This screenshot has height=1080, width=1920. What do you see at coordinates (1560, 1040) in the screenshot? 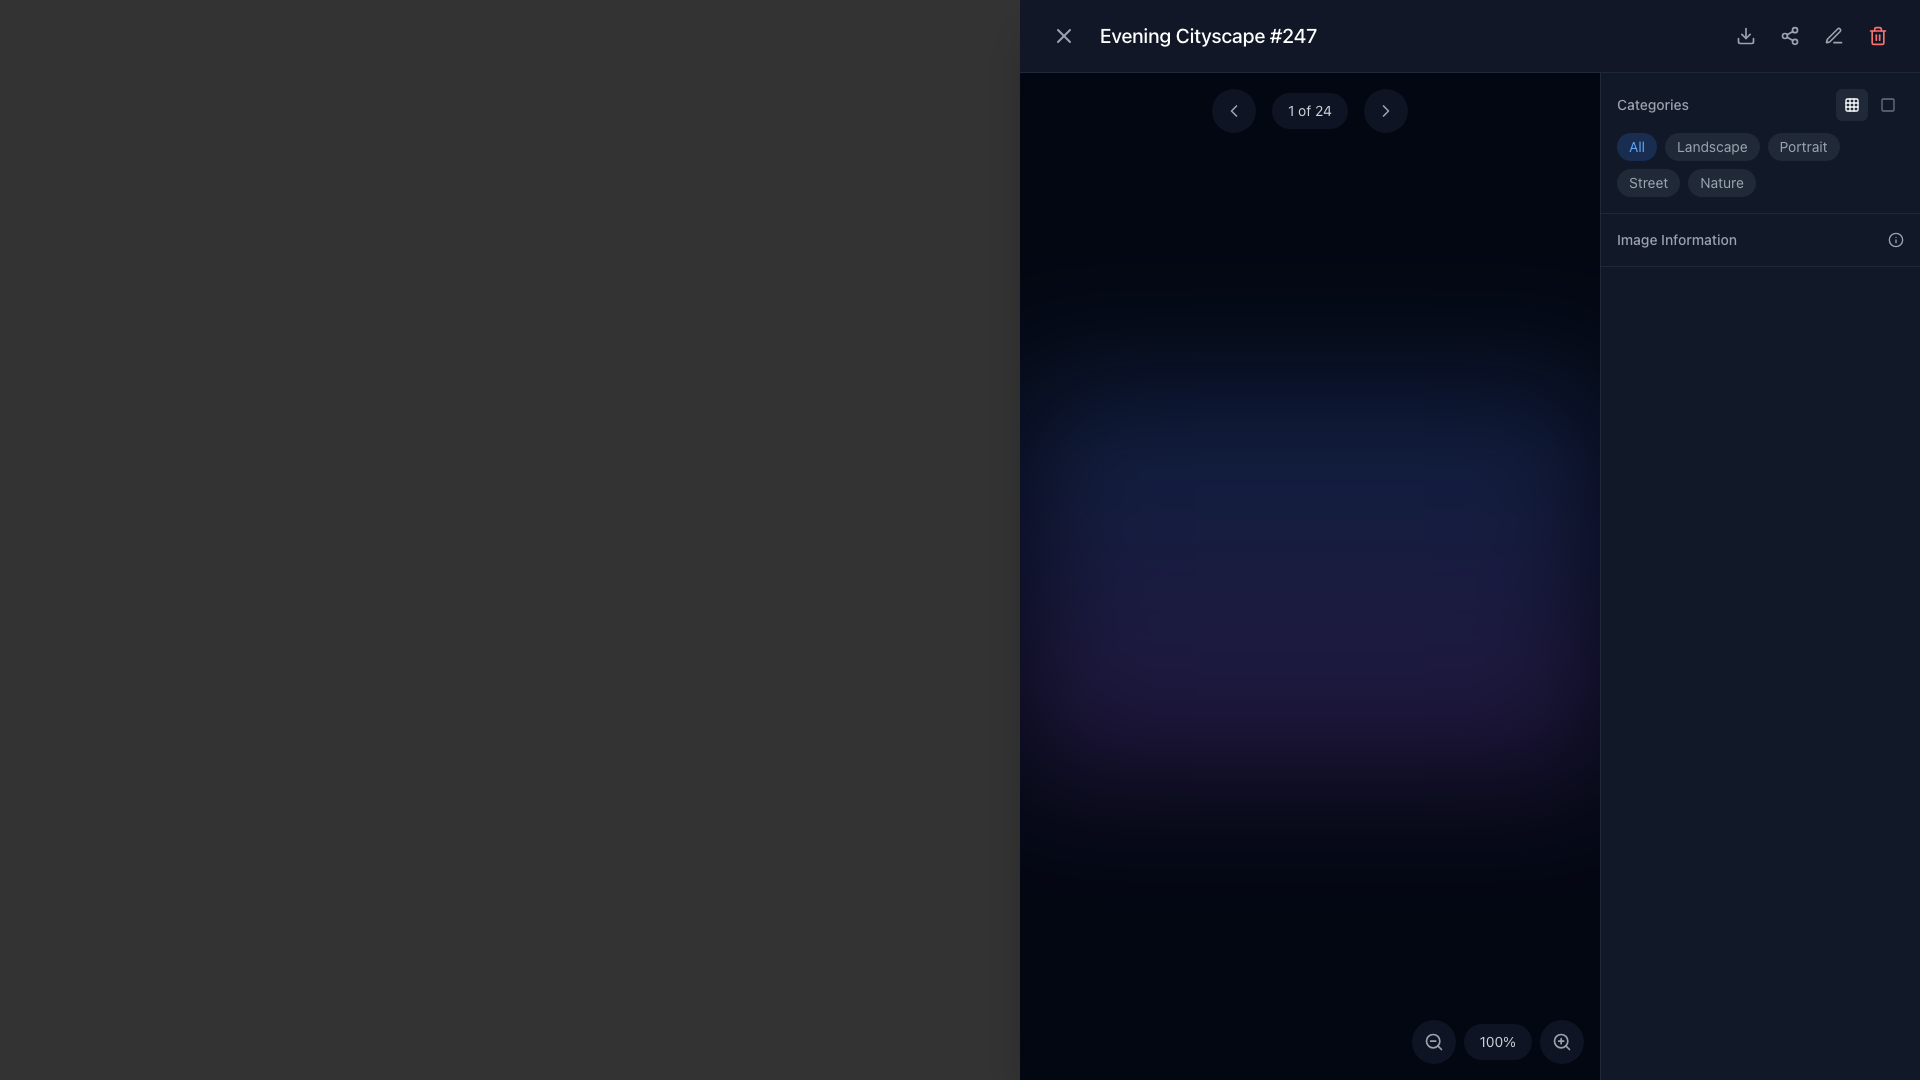
I see `the zoom in button located in the bottom-right corner of the interface, which has a dark gray background and a lens-shaped symbol` at bounding box center [1560, 1040].